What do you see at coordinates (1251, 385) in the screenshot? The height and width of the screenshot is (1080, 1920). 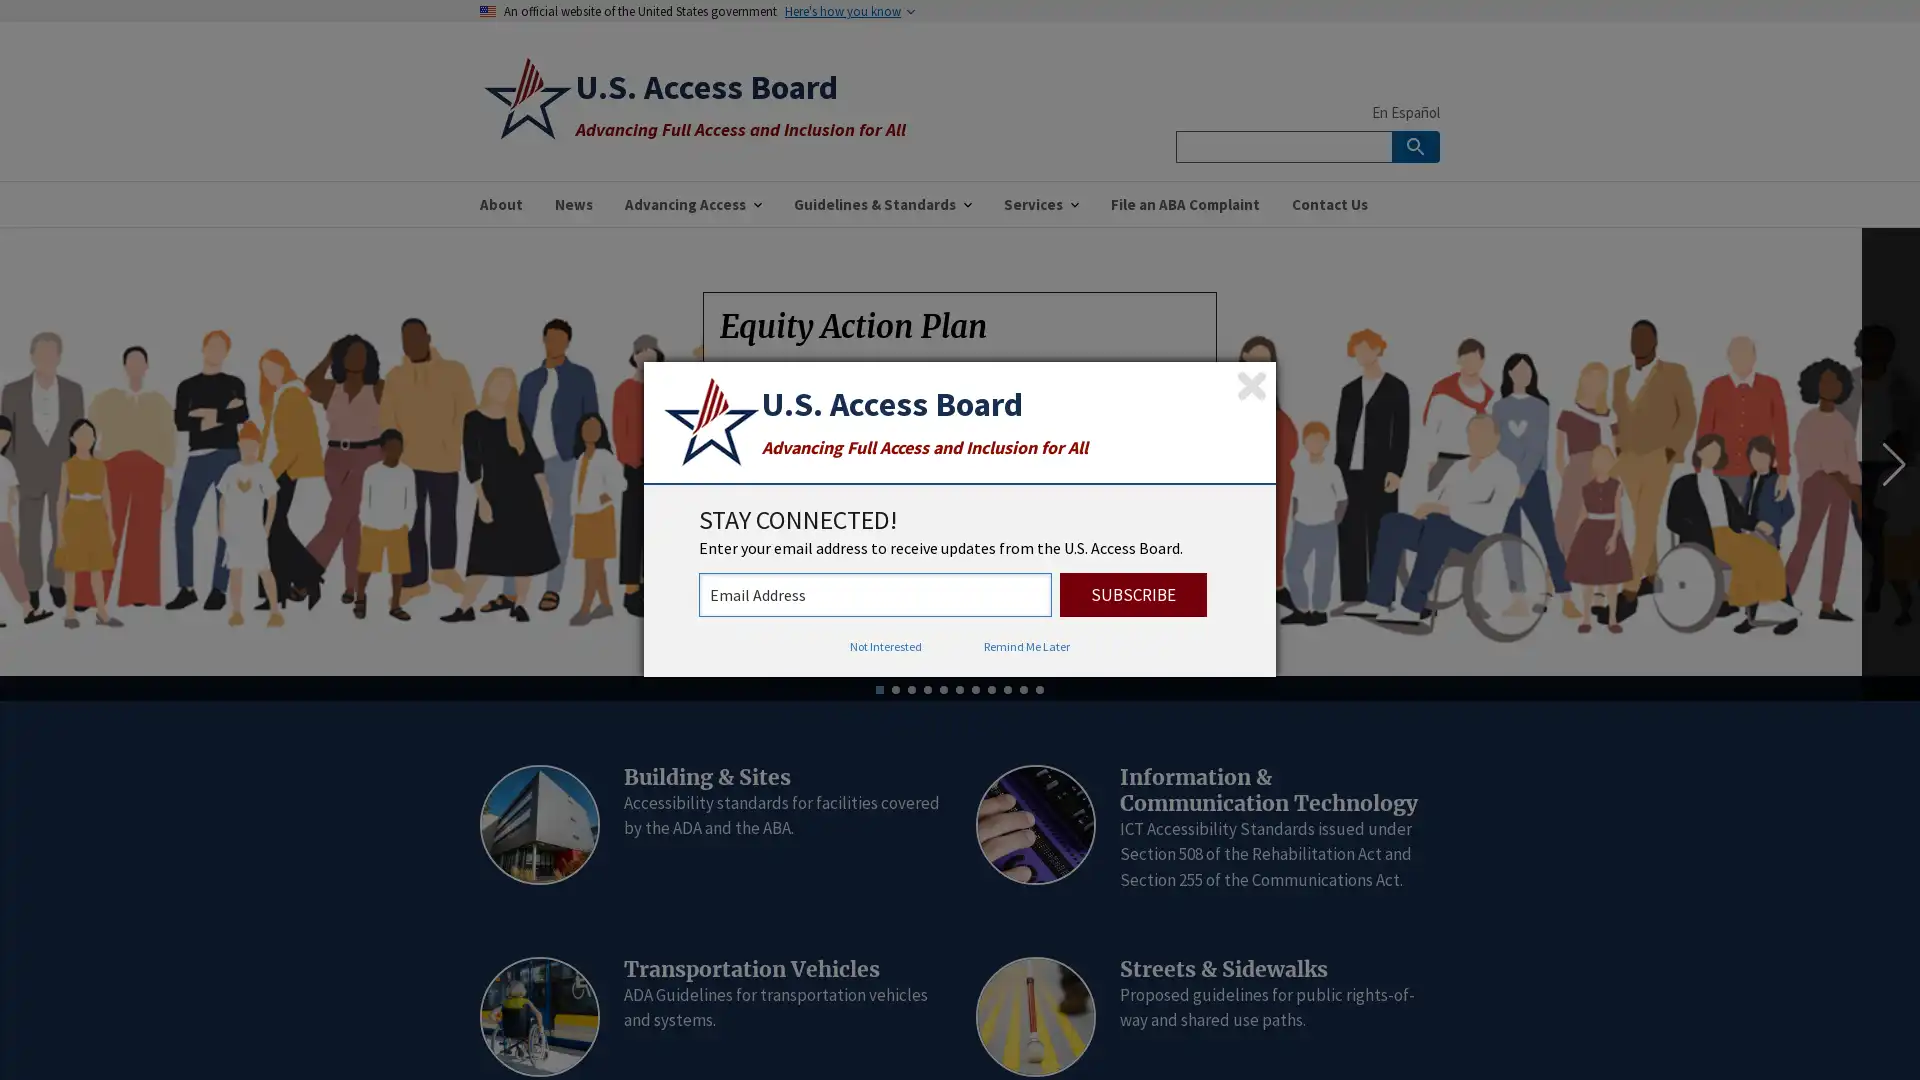 I see `Close subscription dialog` at bounding box center [1251, 385].